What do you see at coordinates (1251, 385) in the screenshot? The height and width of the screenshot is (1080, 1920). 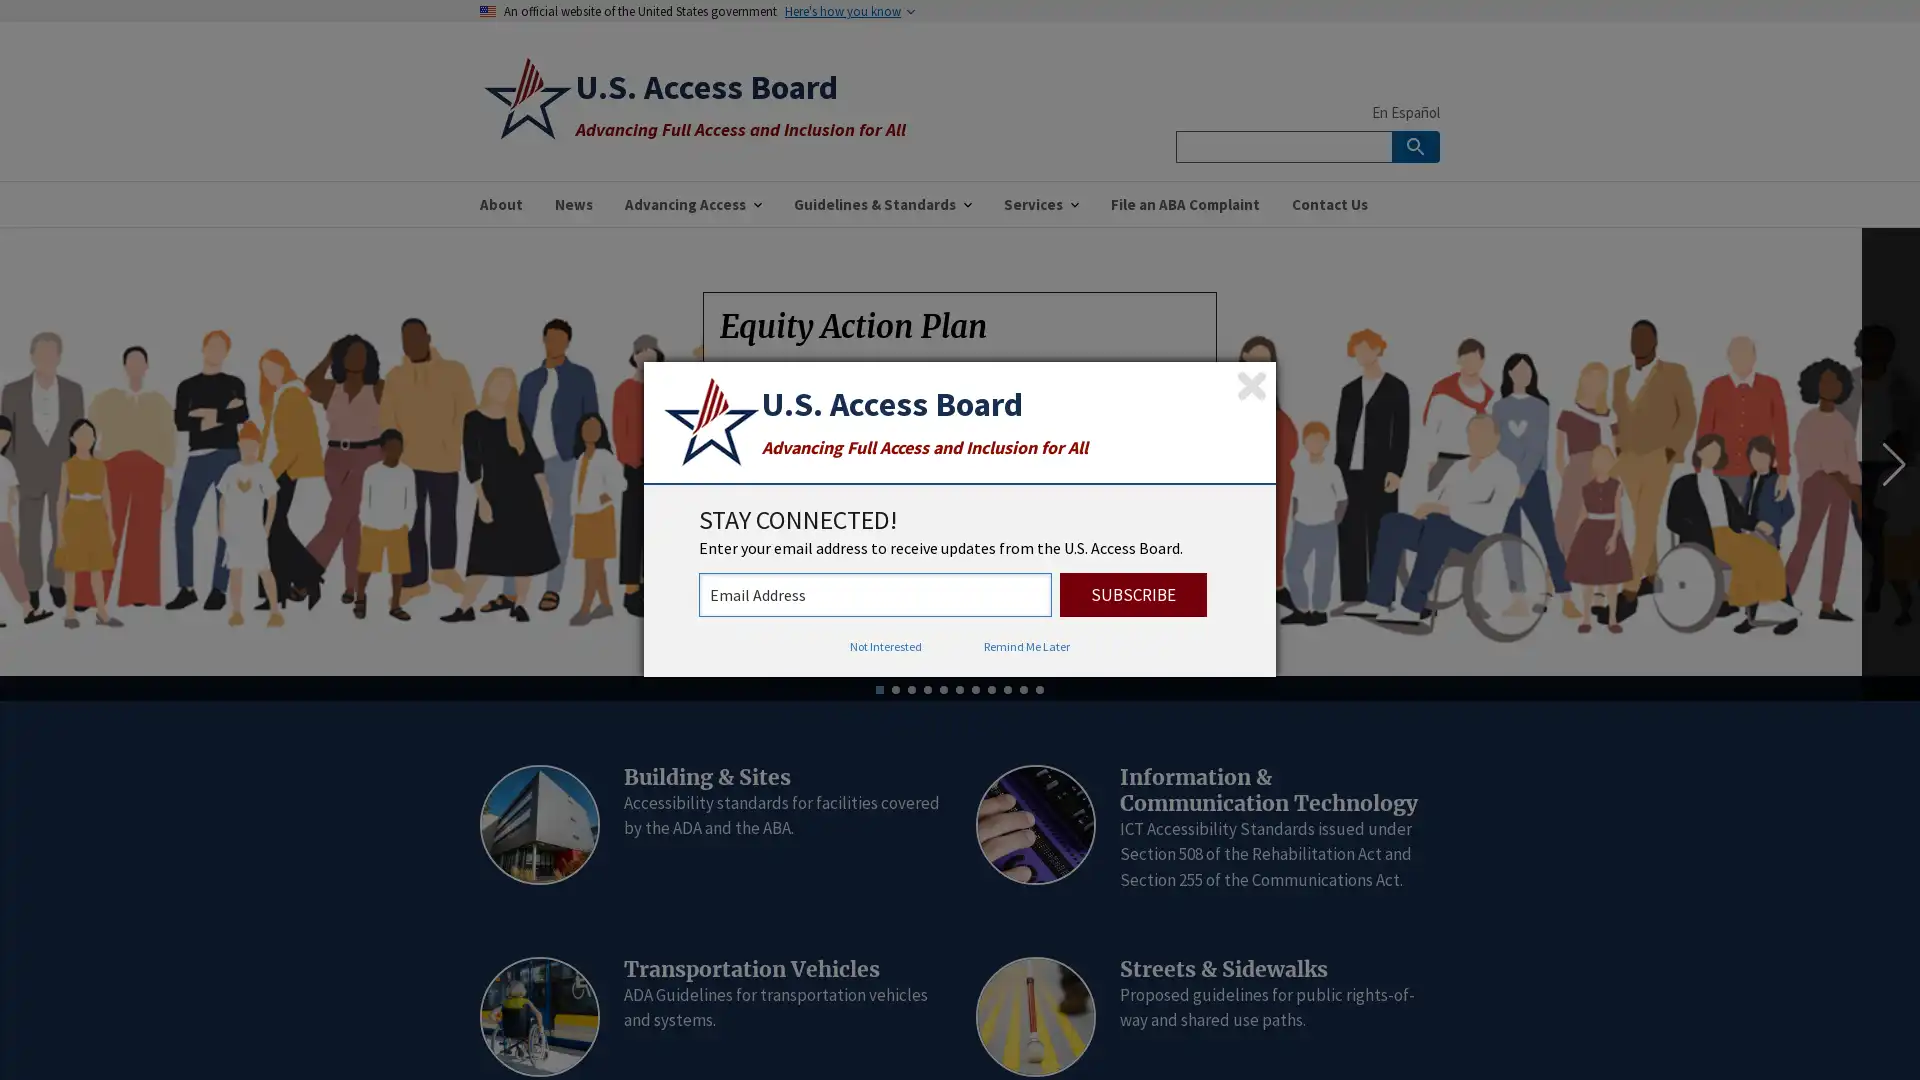 I see `Close subscription dialog` at bounding box center [1251, 385].